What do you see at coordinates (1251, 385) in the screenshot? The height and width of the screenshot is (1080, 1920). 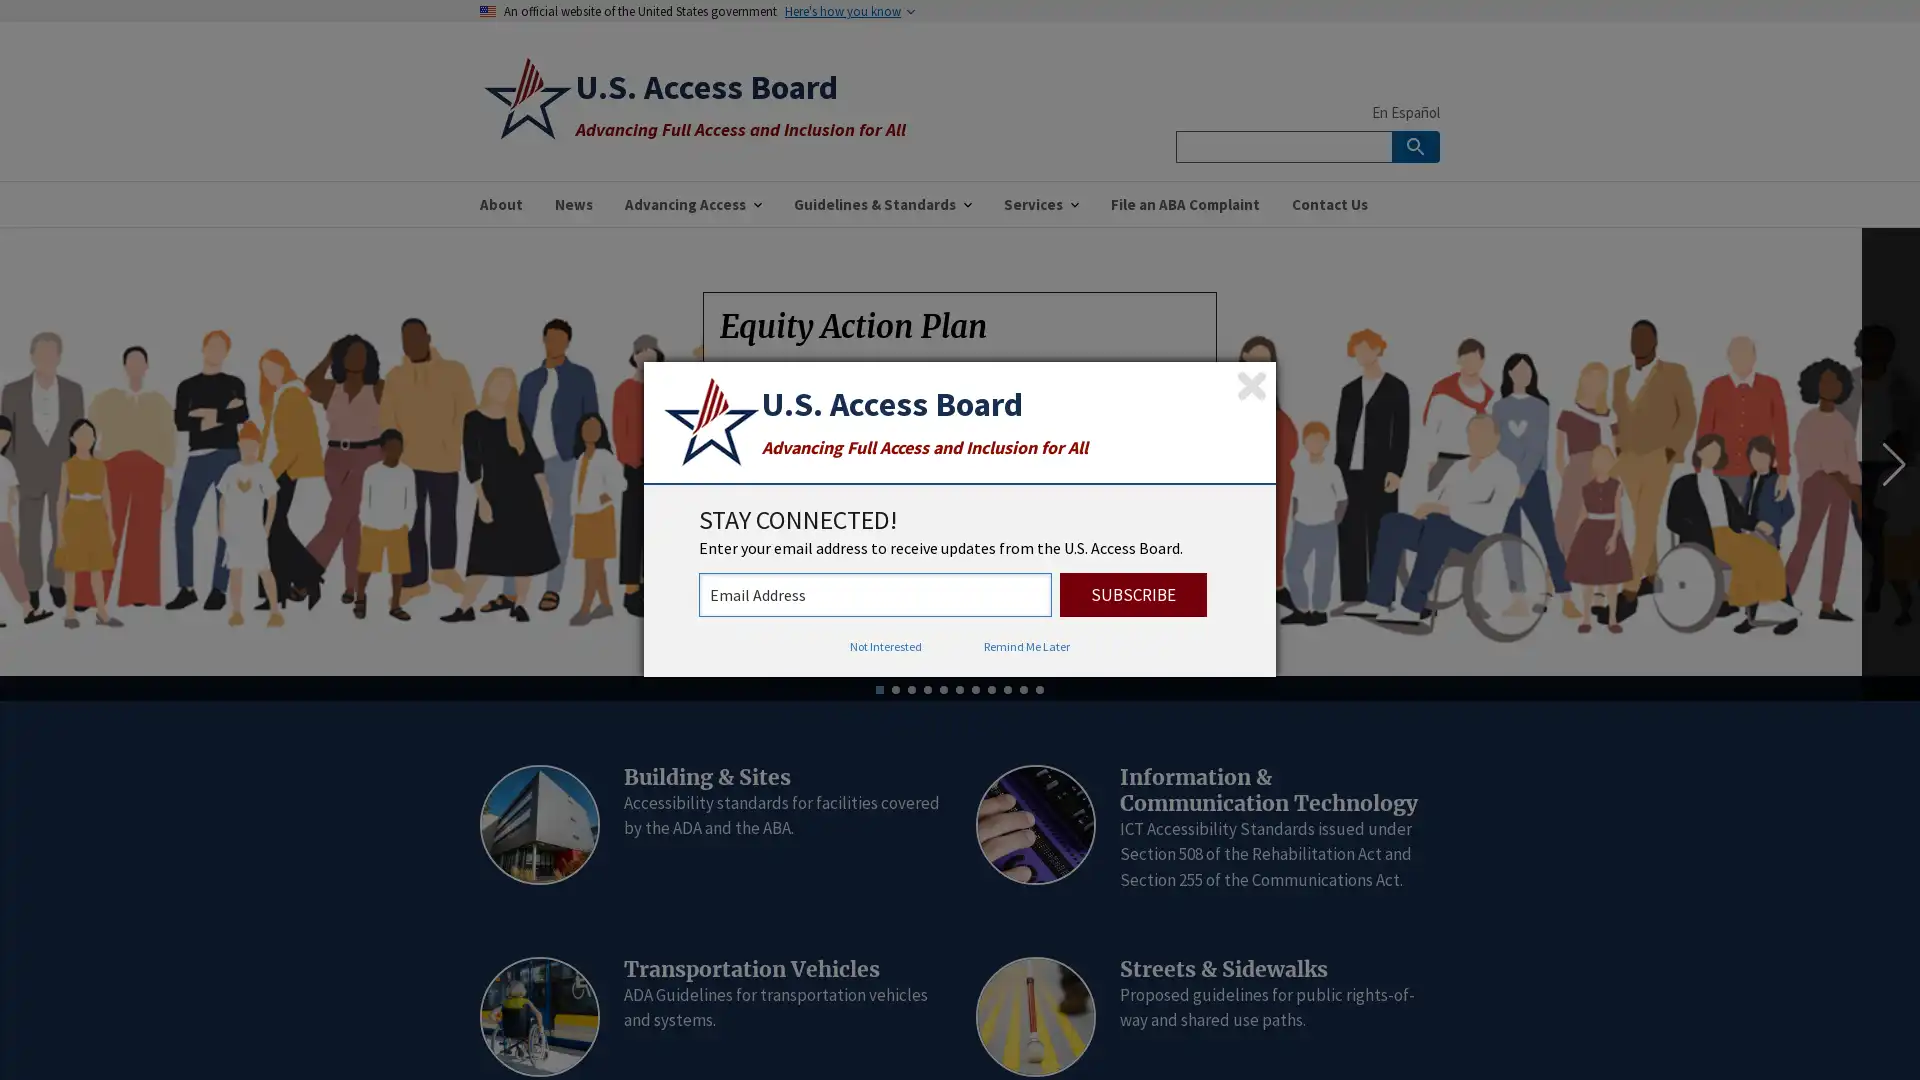 I see `Close subscription dialog` at bounding box center [1251, 385].